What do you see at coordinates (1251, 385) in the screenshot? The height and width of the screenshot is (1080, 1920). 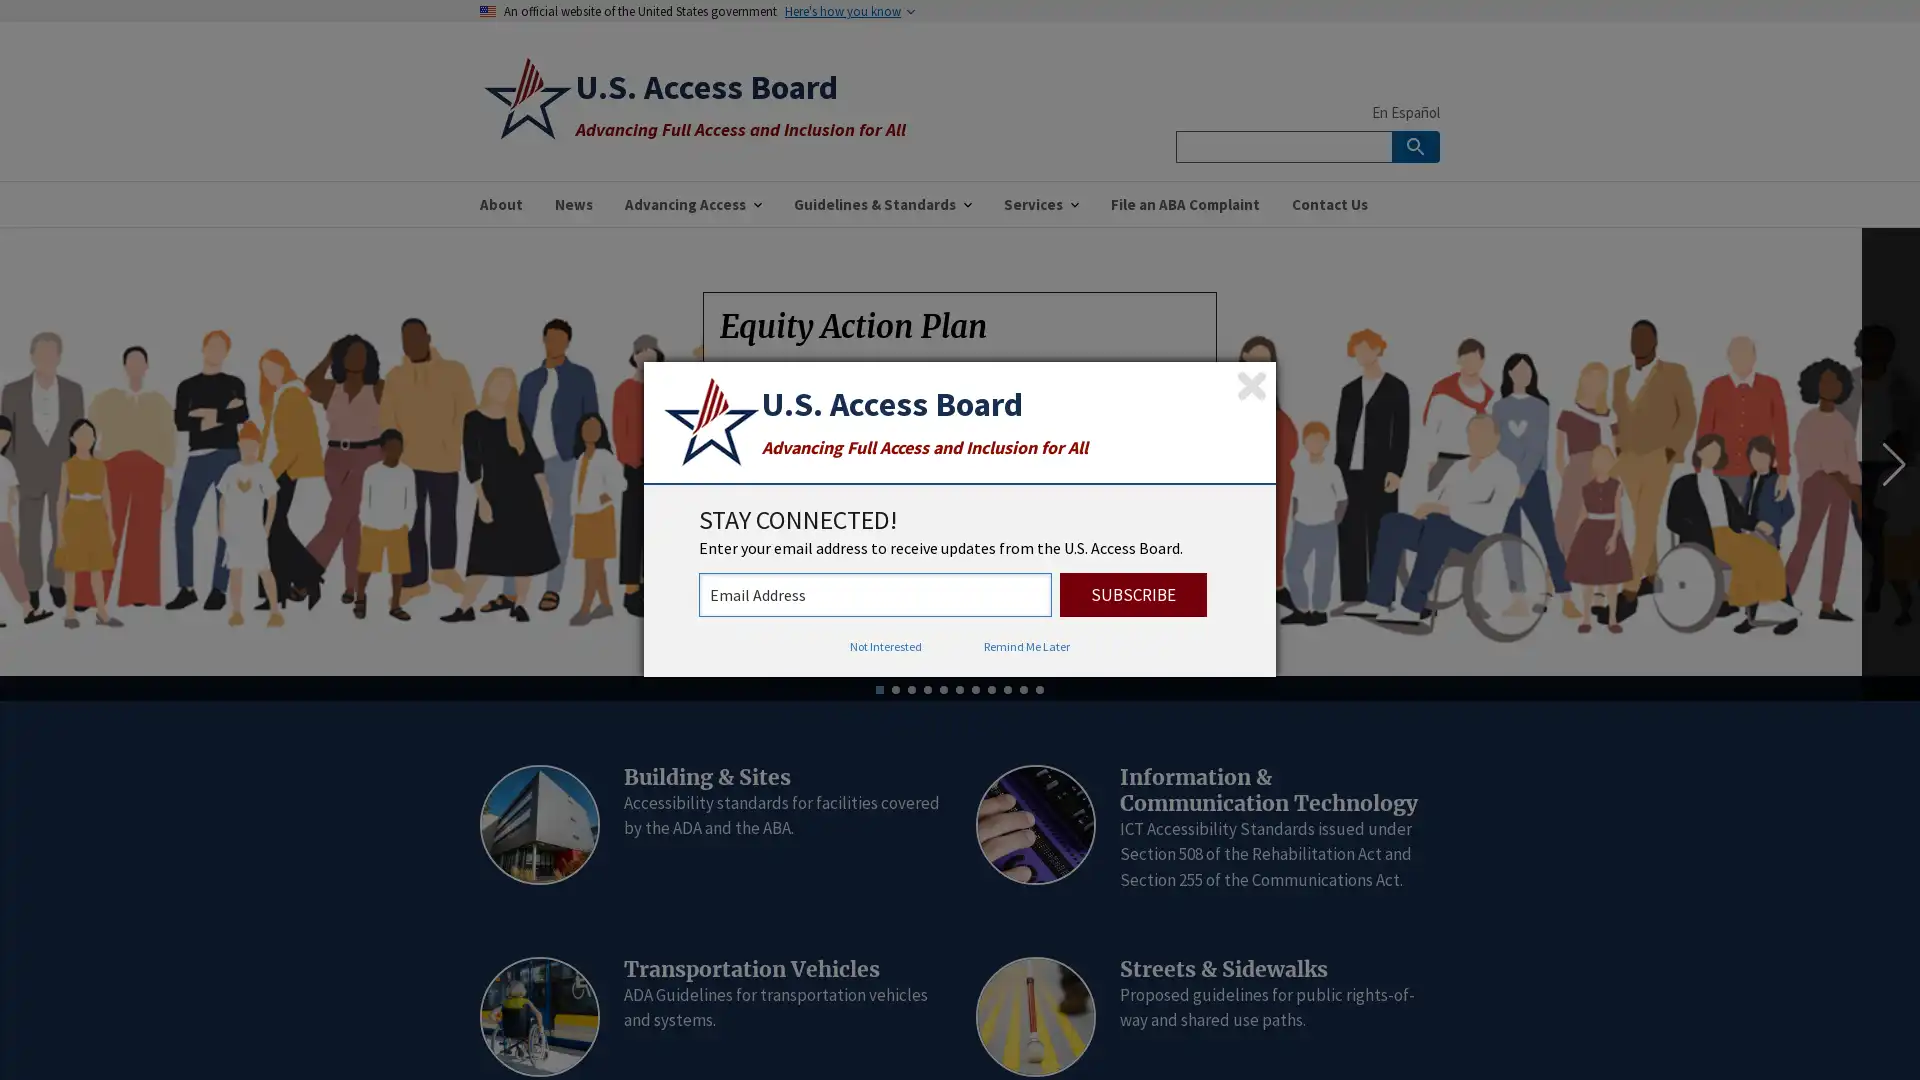 I see `Close subscription dialog` at bounding box center [1251, 385].